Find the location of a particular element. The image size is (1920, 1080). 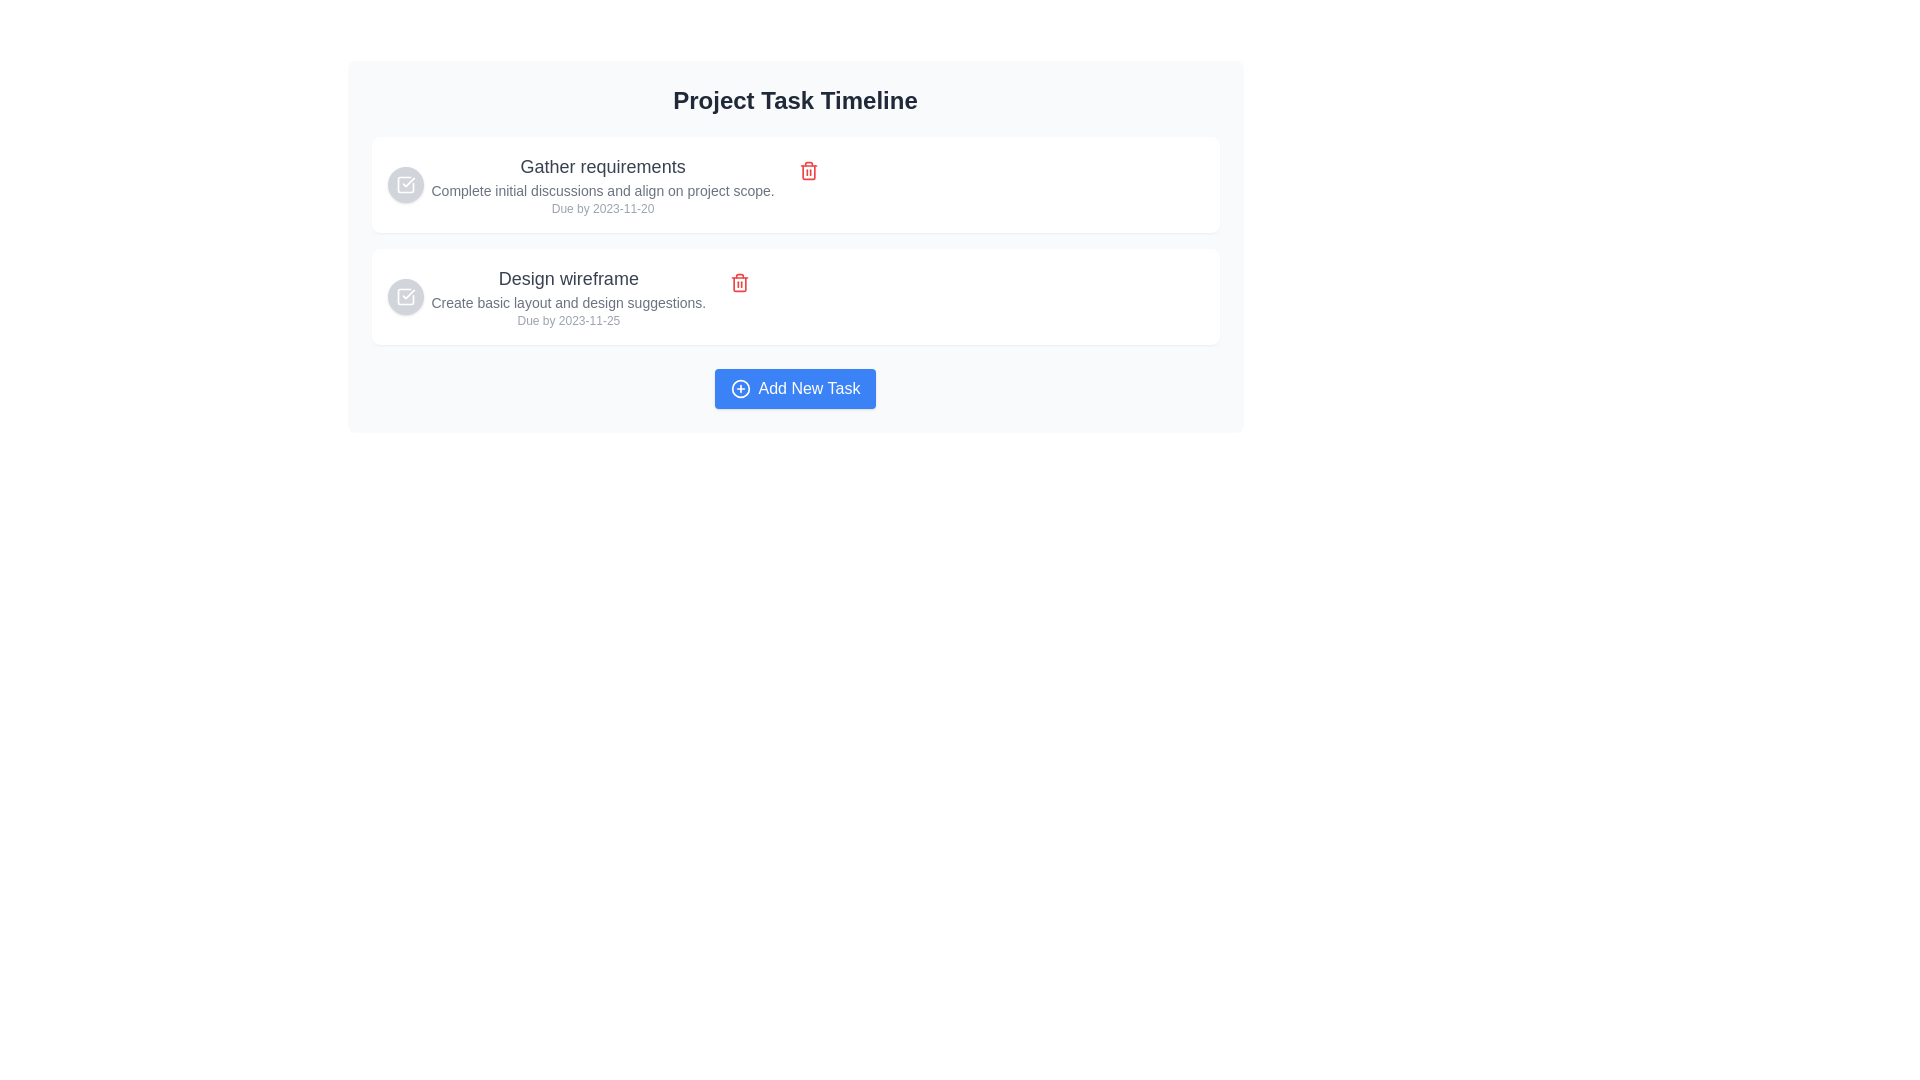

the status indicator icon with a checkmark inside, which is styled as a line drawing with a stroke effect, located is located at coordinates (404, 297).